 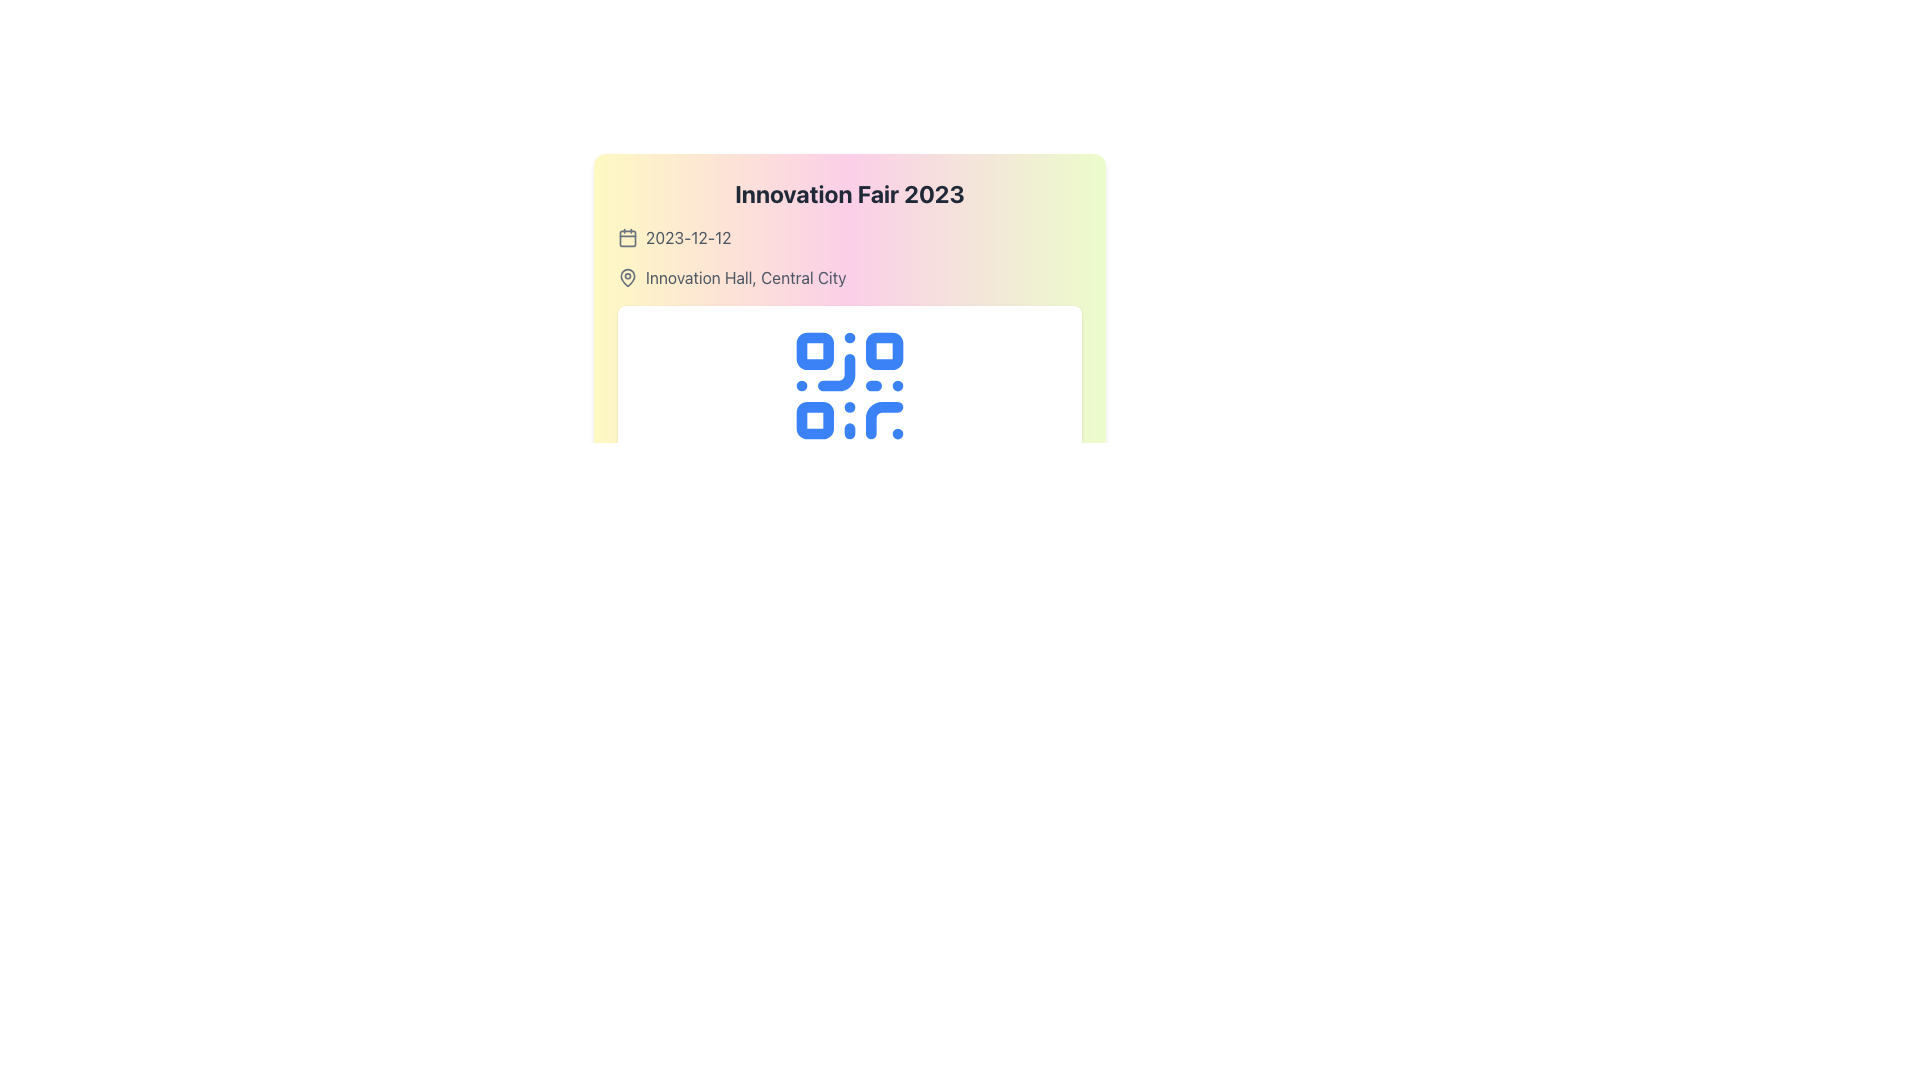 What do you see at coordinates (849, 385) in the screenshot?
I see `the QR code centered in a white rectangular card with rounded corners and a shadow effect, located below the details about the 'Innovation Fair 2023'` at bounding box center [849, 385].